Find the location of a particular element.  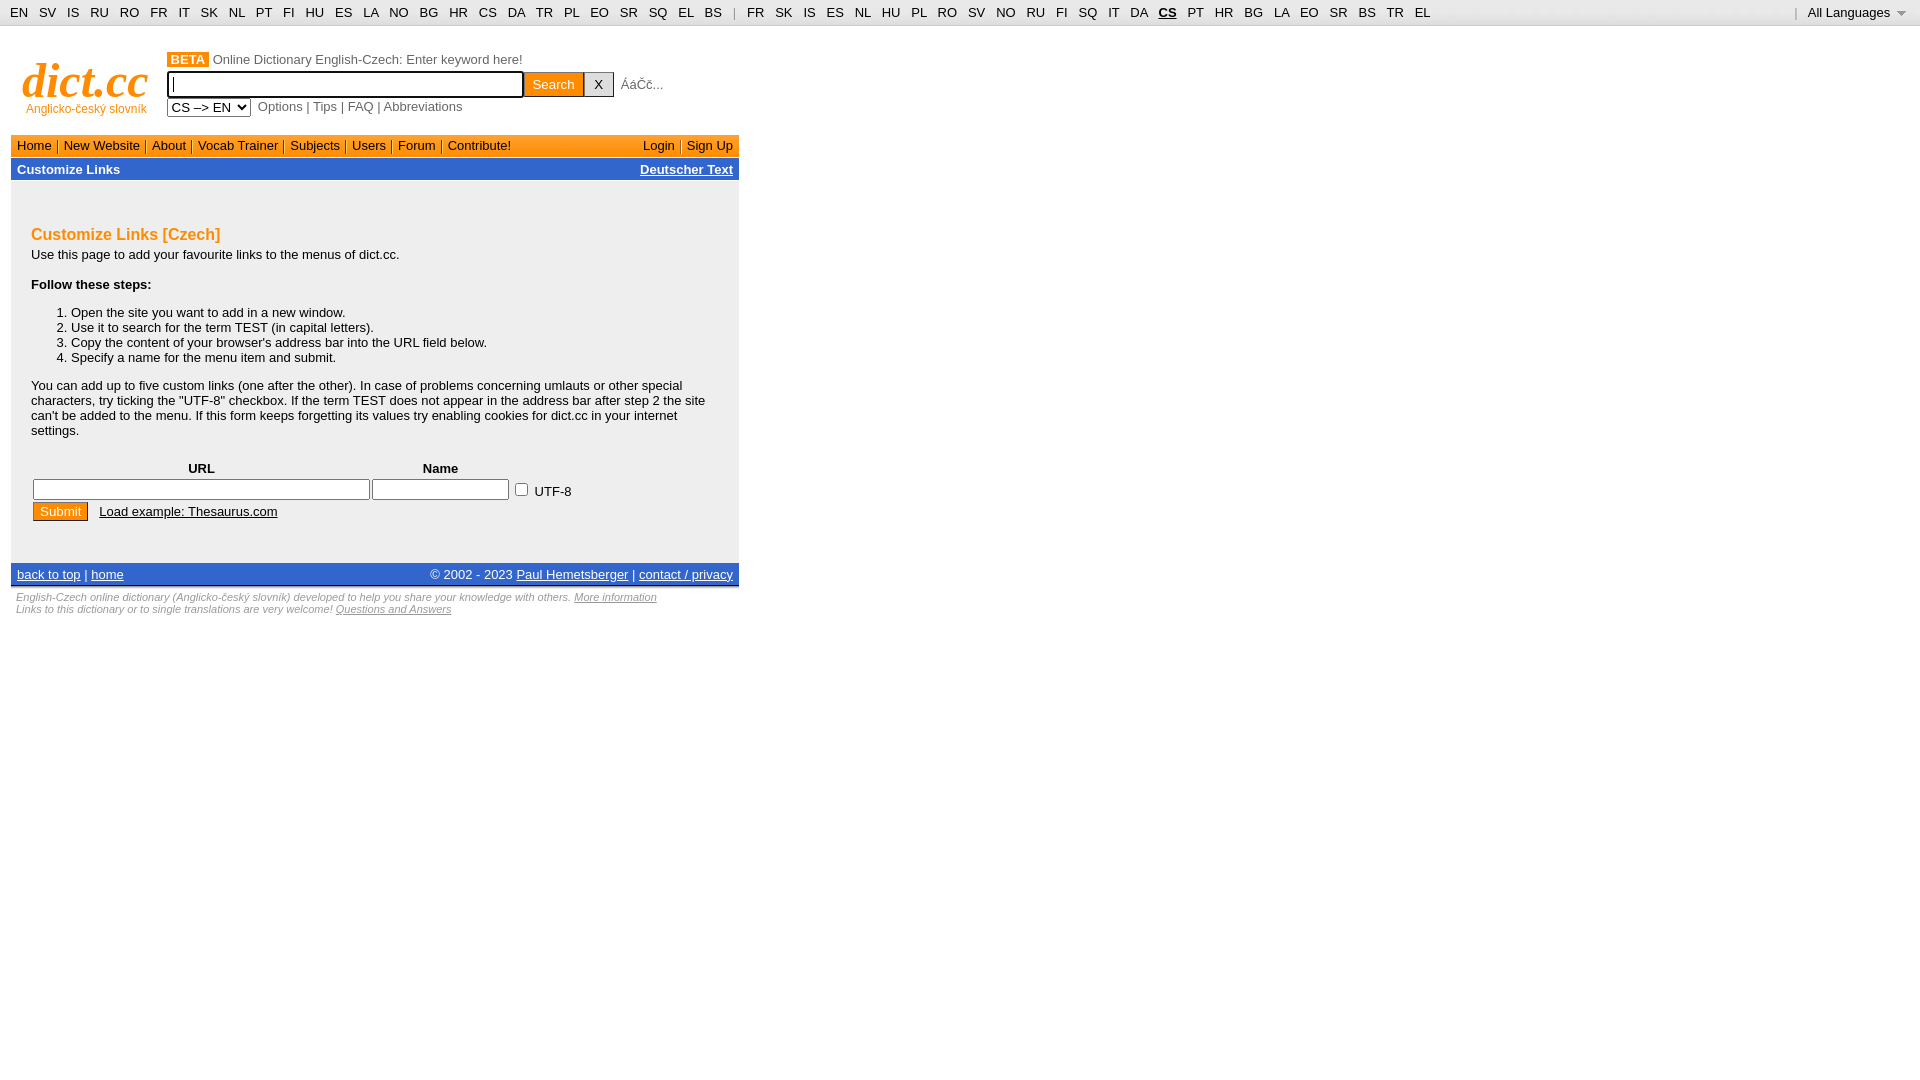

'Abbreviations' is located at coordinates (422, 106).